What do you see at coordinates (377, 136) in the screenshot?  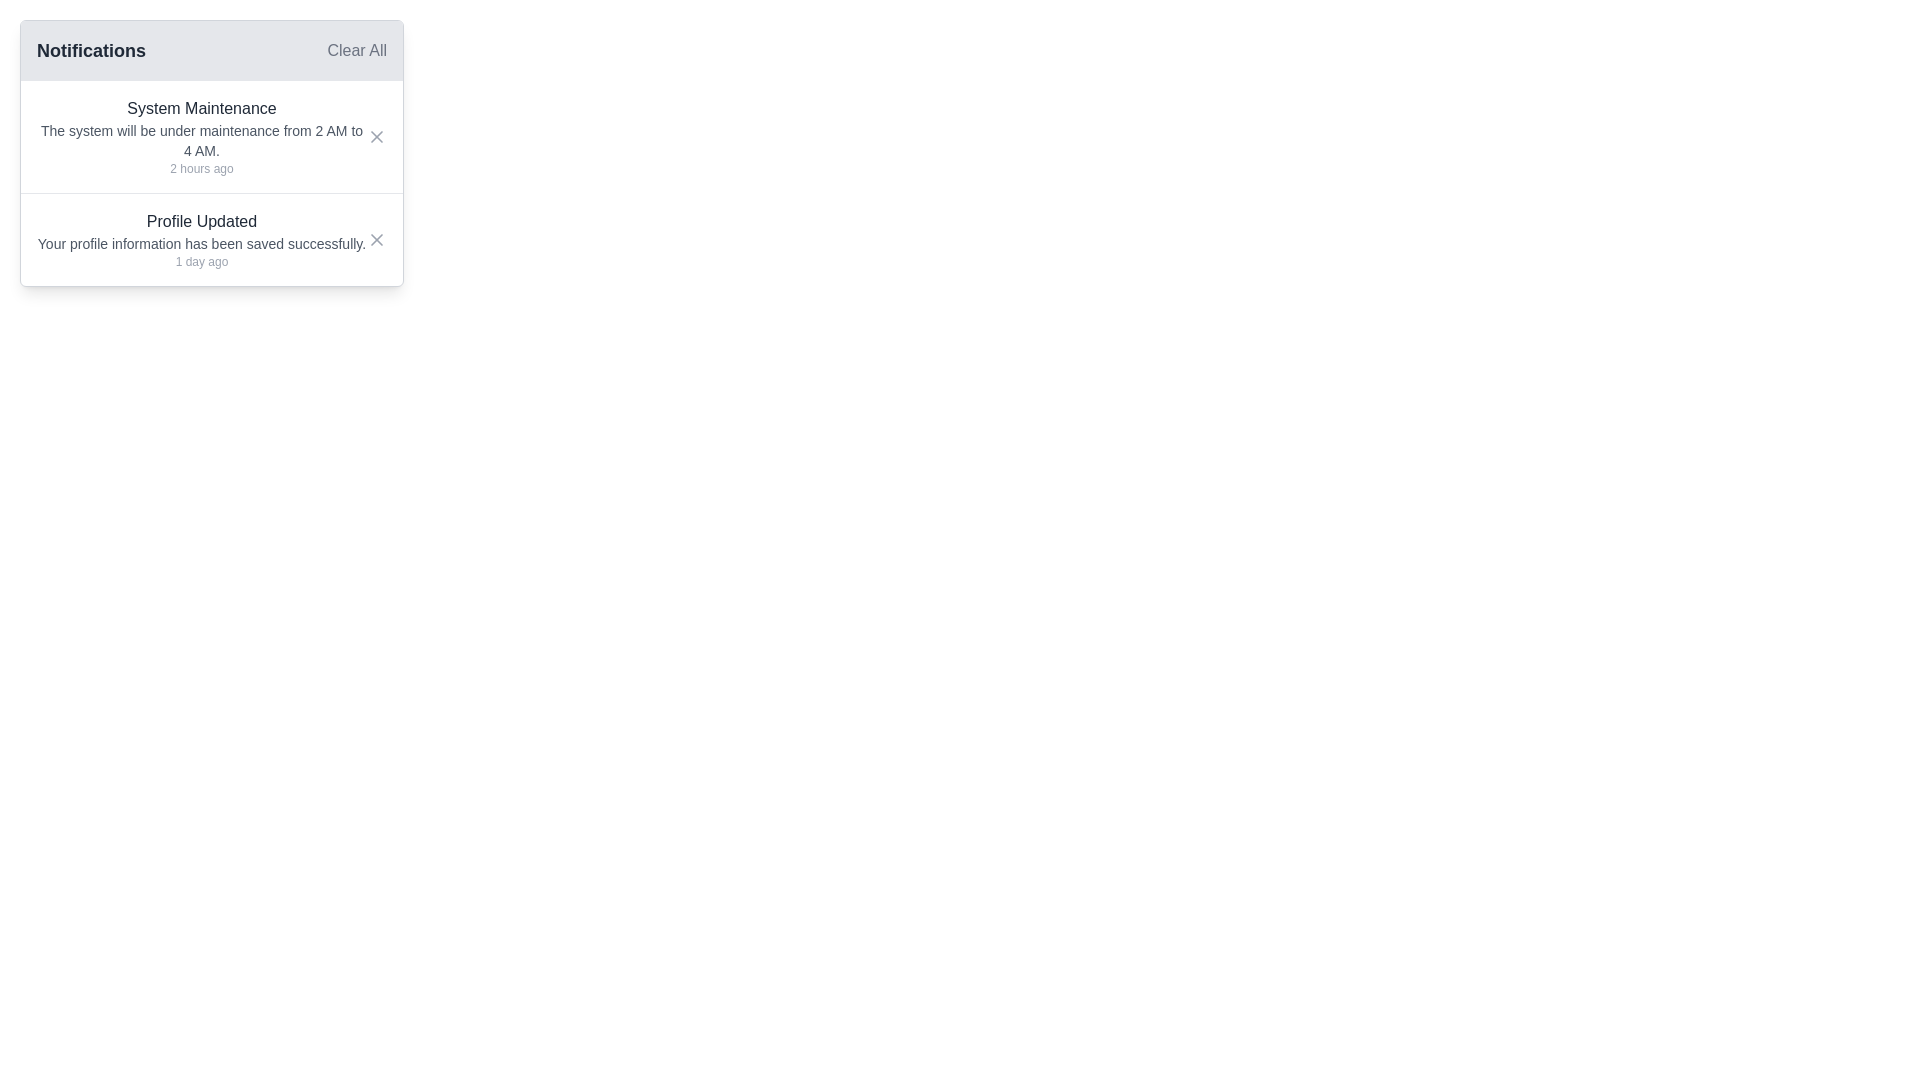 I see `the dismiss icon shaped like an 'X' located in the top-right corner of the 'System Maintenance' notification` at bounding box center [377, 136].